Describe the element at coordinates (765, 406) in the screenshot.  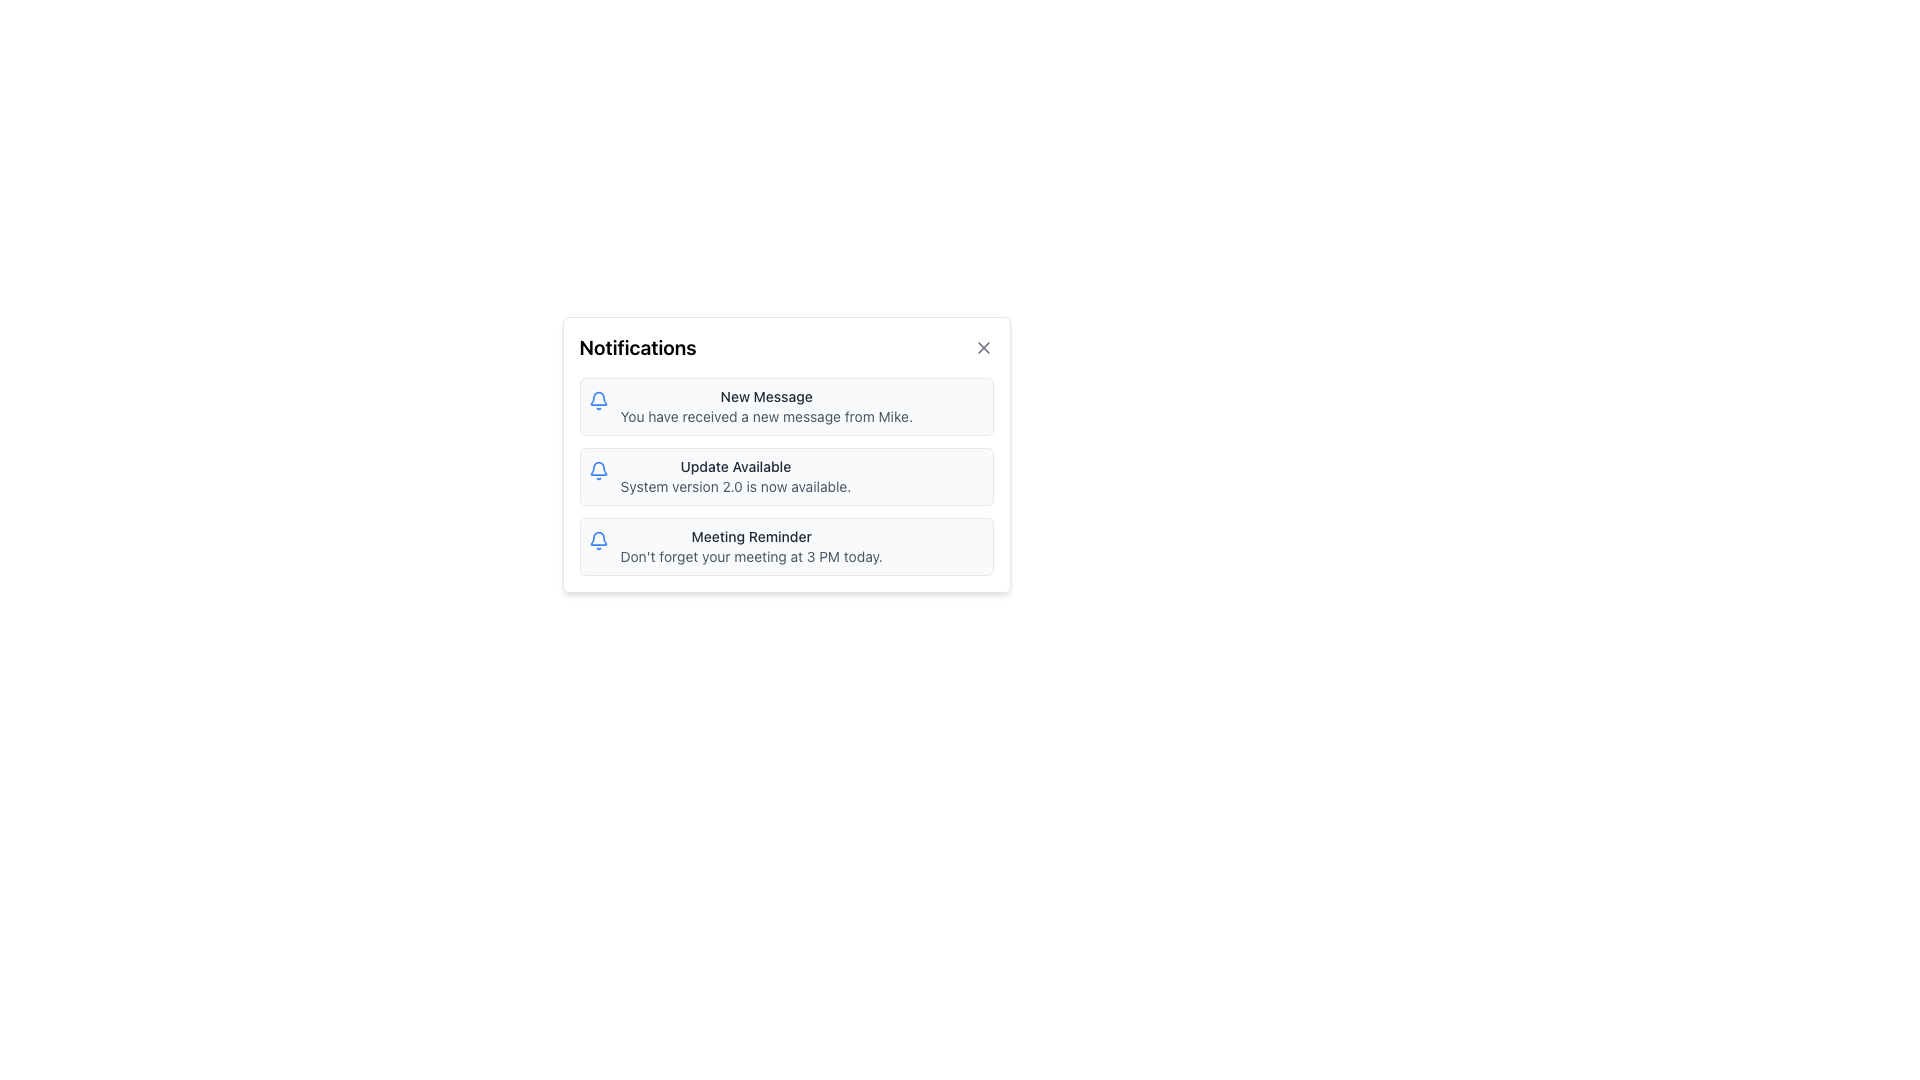
I see `message content from the Text Block that displays the new message notification, which includes details about the sender and purpose of the message` at that location.